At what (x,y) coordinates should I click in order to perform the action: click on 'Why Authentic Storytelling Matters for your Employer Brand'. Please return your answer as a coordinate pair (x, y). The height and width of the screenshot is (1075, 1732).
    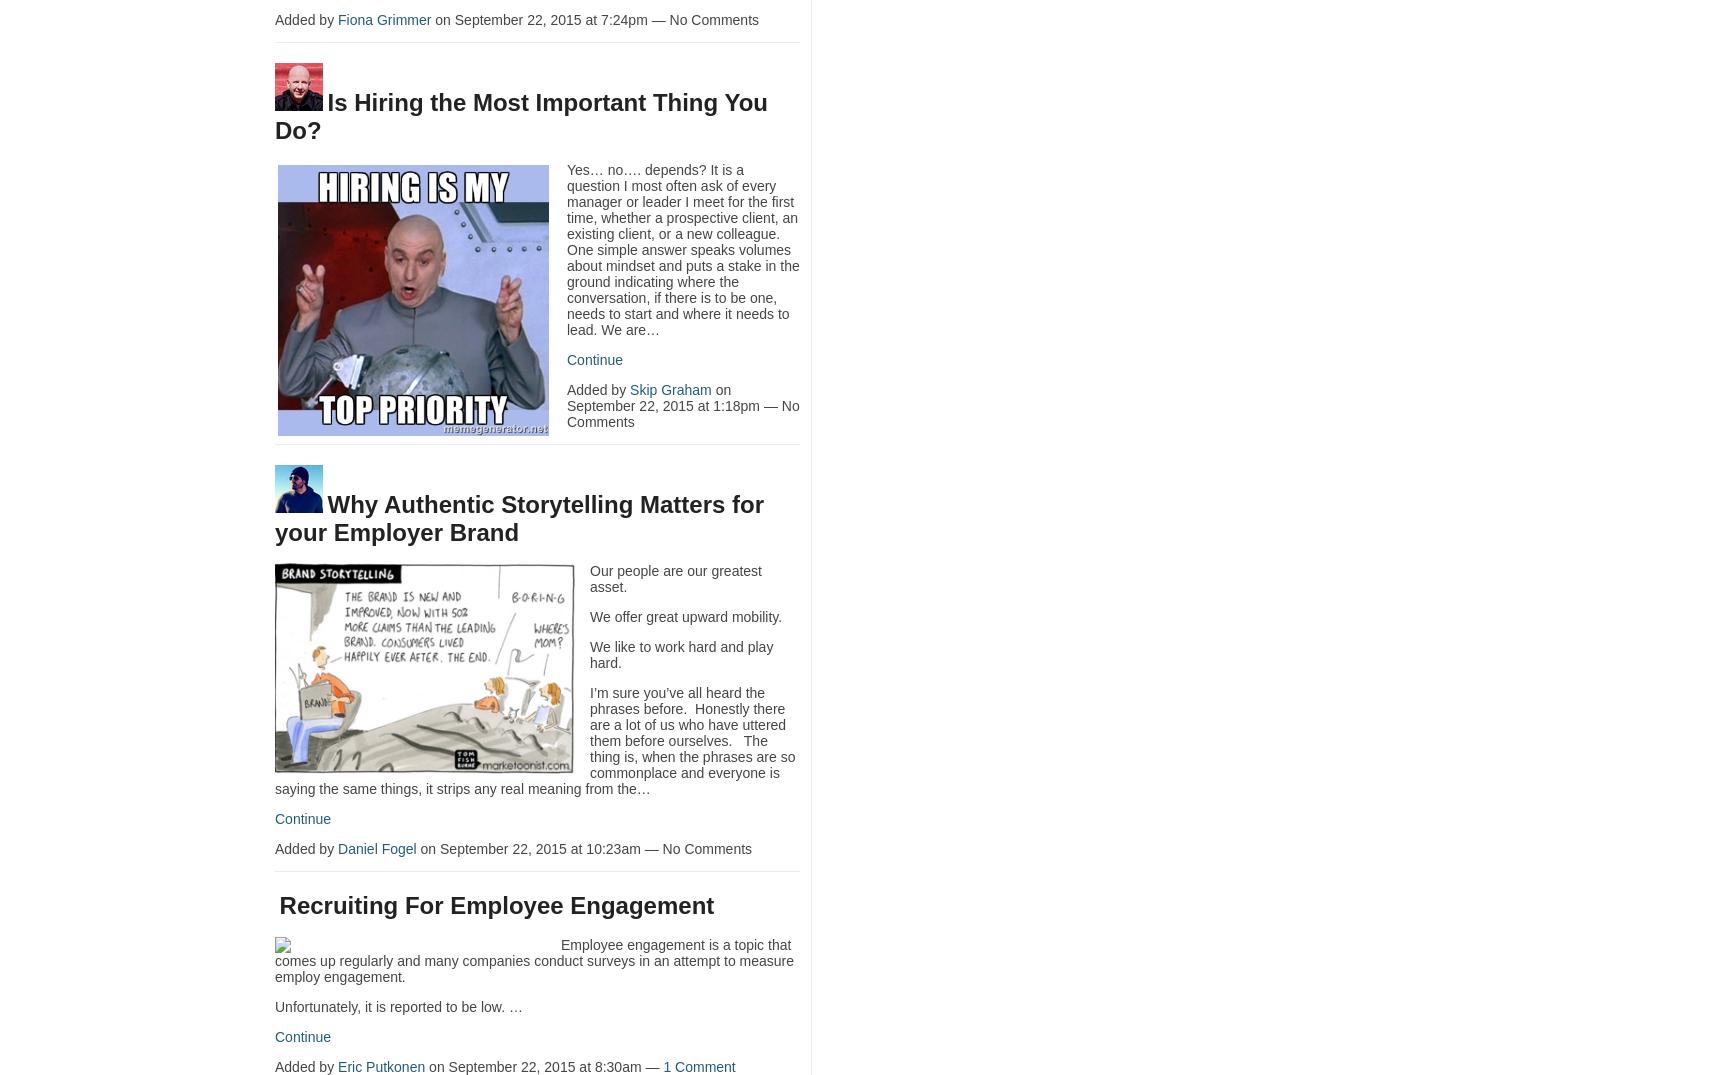
    Looking at the image, I should click on (274, 516).